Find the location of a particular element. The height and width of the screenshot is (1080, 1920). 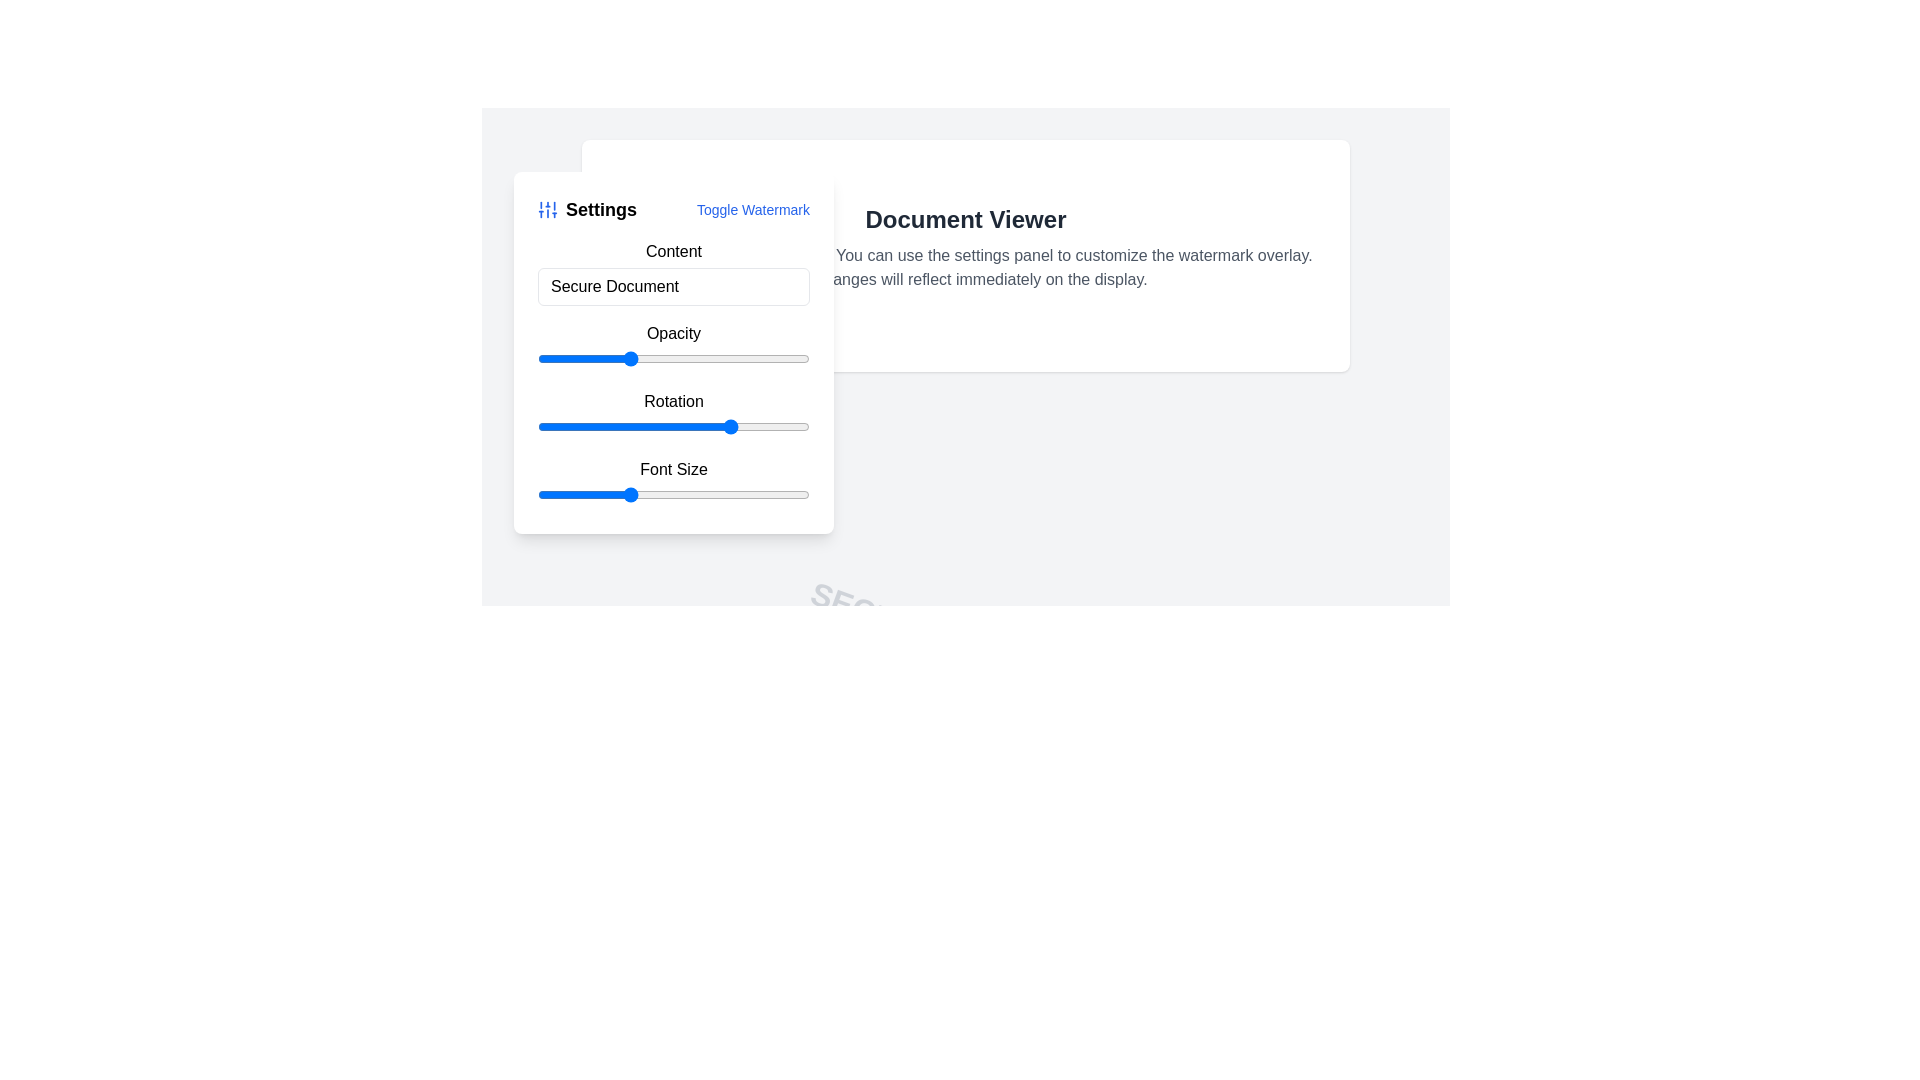

the 'Toggle Watermark' link in the Settings panel is located at coordinates (673, 209).